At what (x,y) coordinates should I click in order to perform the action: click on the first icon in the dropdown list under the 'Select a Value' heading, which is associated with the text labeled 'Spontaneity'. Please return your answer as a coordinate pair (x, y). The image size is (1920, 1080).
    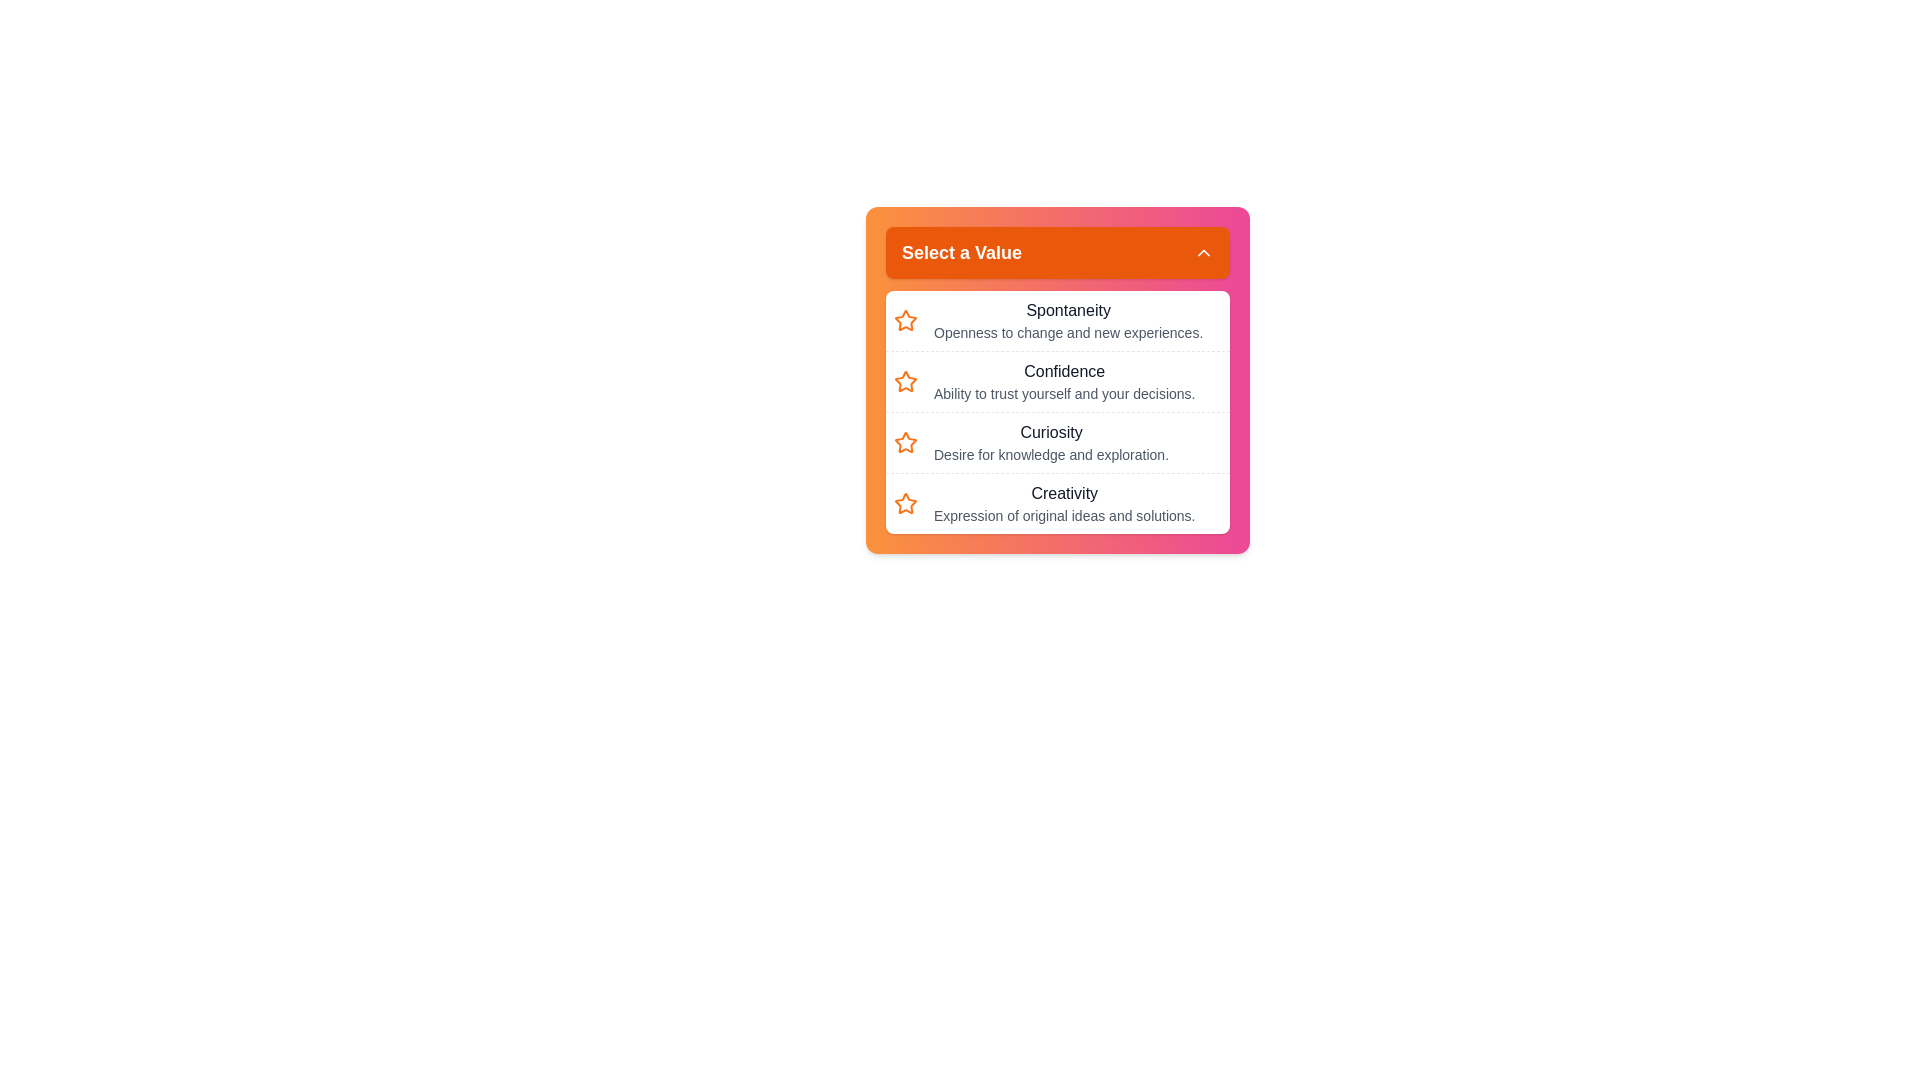
    Looking at the image, I should click on (905, 319).